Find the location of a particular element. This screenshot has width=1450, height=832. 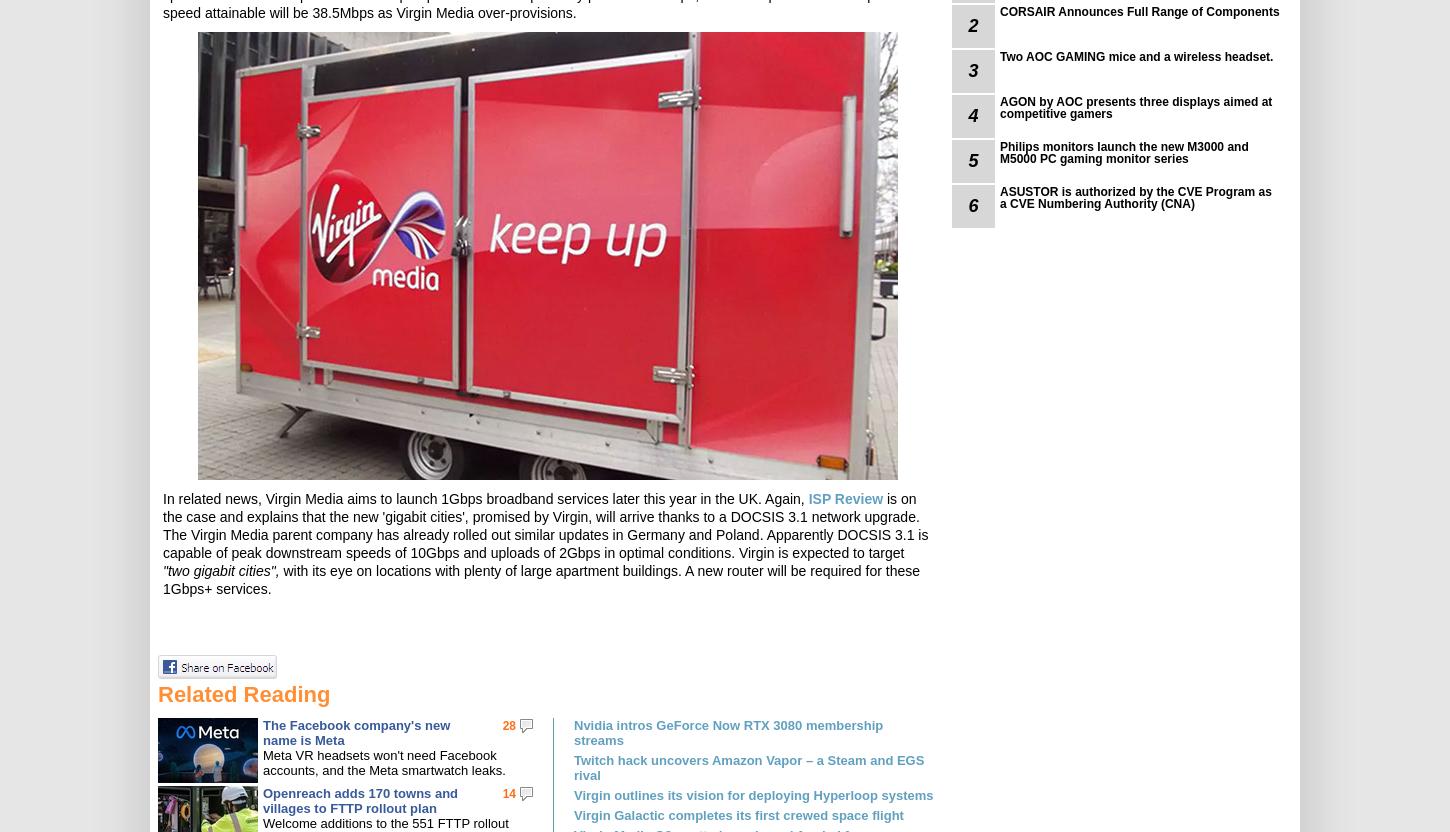

'is on the case and explains that the new 'gigabit cities', promised by Virgin, will arrive thanks to a DOCSIS 3.1 network upgrade. The Virgin Media parent company has already rolled out similar updates in Germany and Poland. Apparently DOCSIS 3.1 is capable of peak downstream speeds of 10Gbps and uploads of 2Gbps in optimal conditions. Virgin is expected to target' is located at coordinates (161, 525).